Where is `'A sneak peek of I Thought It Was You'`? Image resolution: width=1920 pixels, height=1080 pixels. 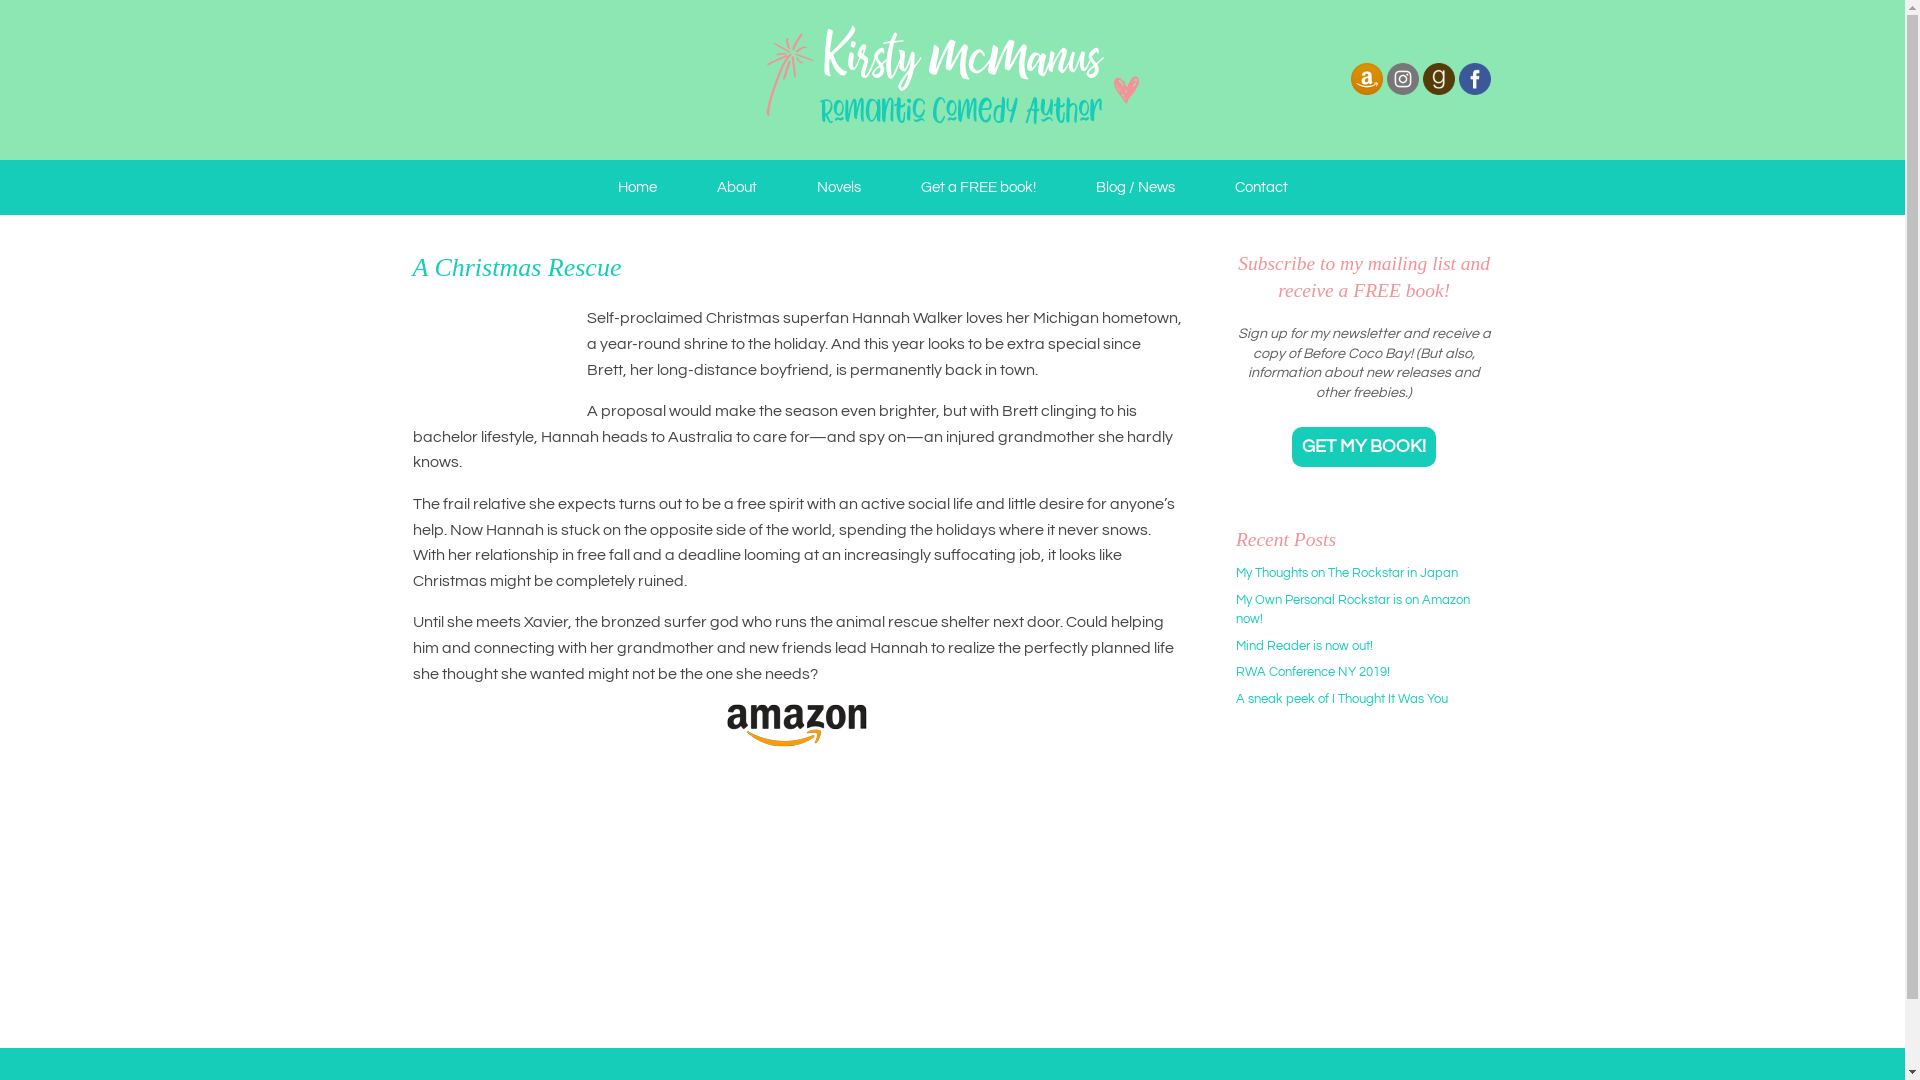
'A sneak peek of I Thought It Was You' is located at coordinates (1235, 697).